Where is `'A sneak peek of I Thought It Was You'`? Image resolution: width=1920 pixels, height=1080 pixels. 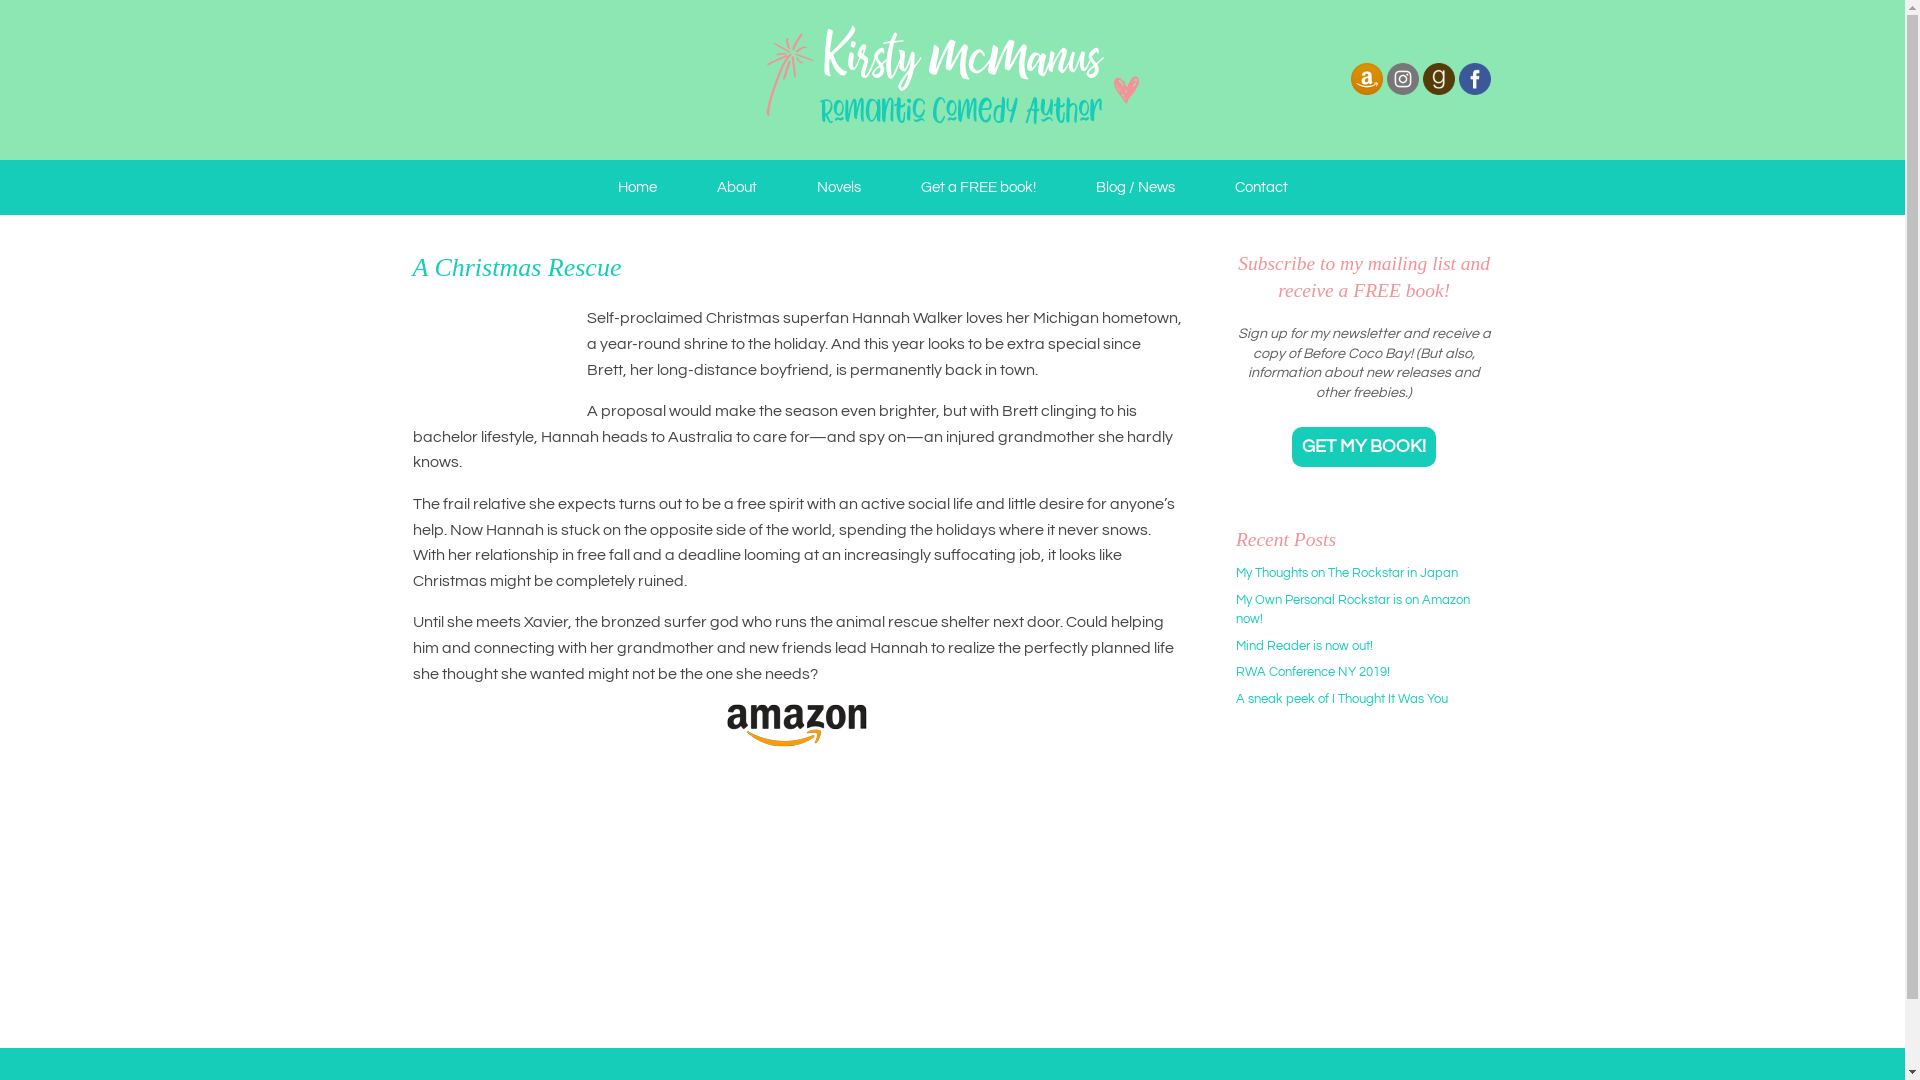
'A sneak peek of I Thought It Was You' is located at coordinates (1235, 697).